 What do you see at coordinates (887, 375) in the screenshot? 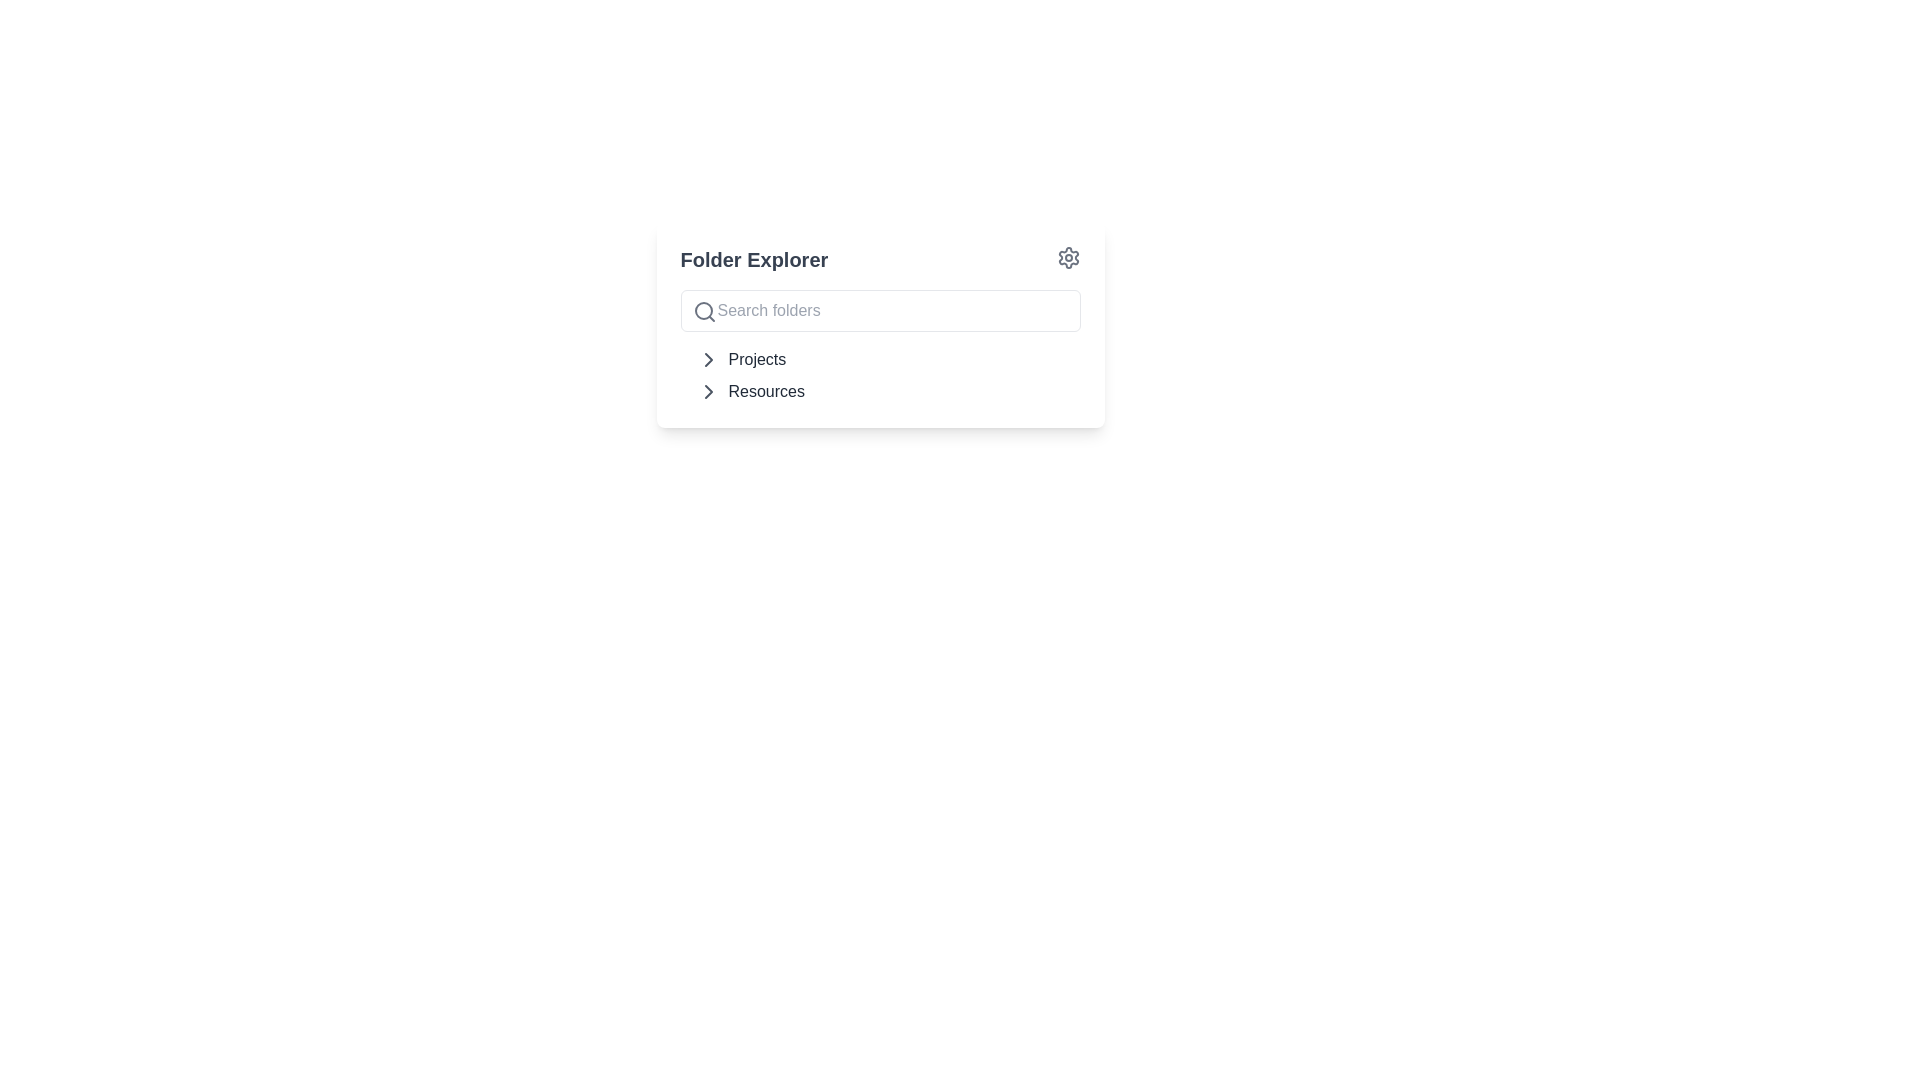
I see `the 'Projects' and 'Resources' expandable list section located within the 'Folder Explorer' component to view the context menu` at bounding box center [887, 375].